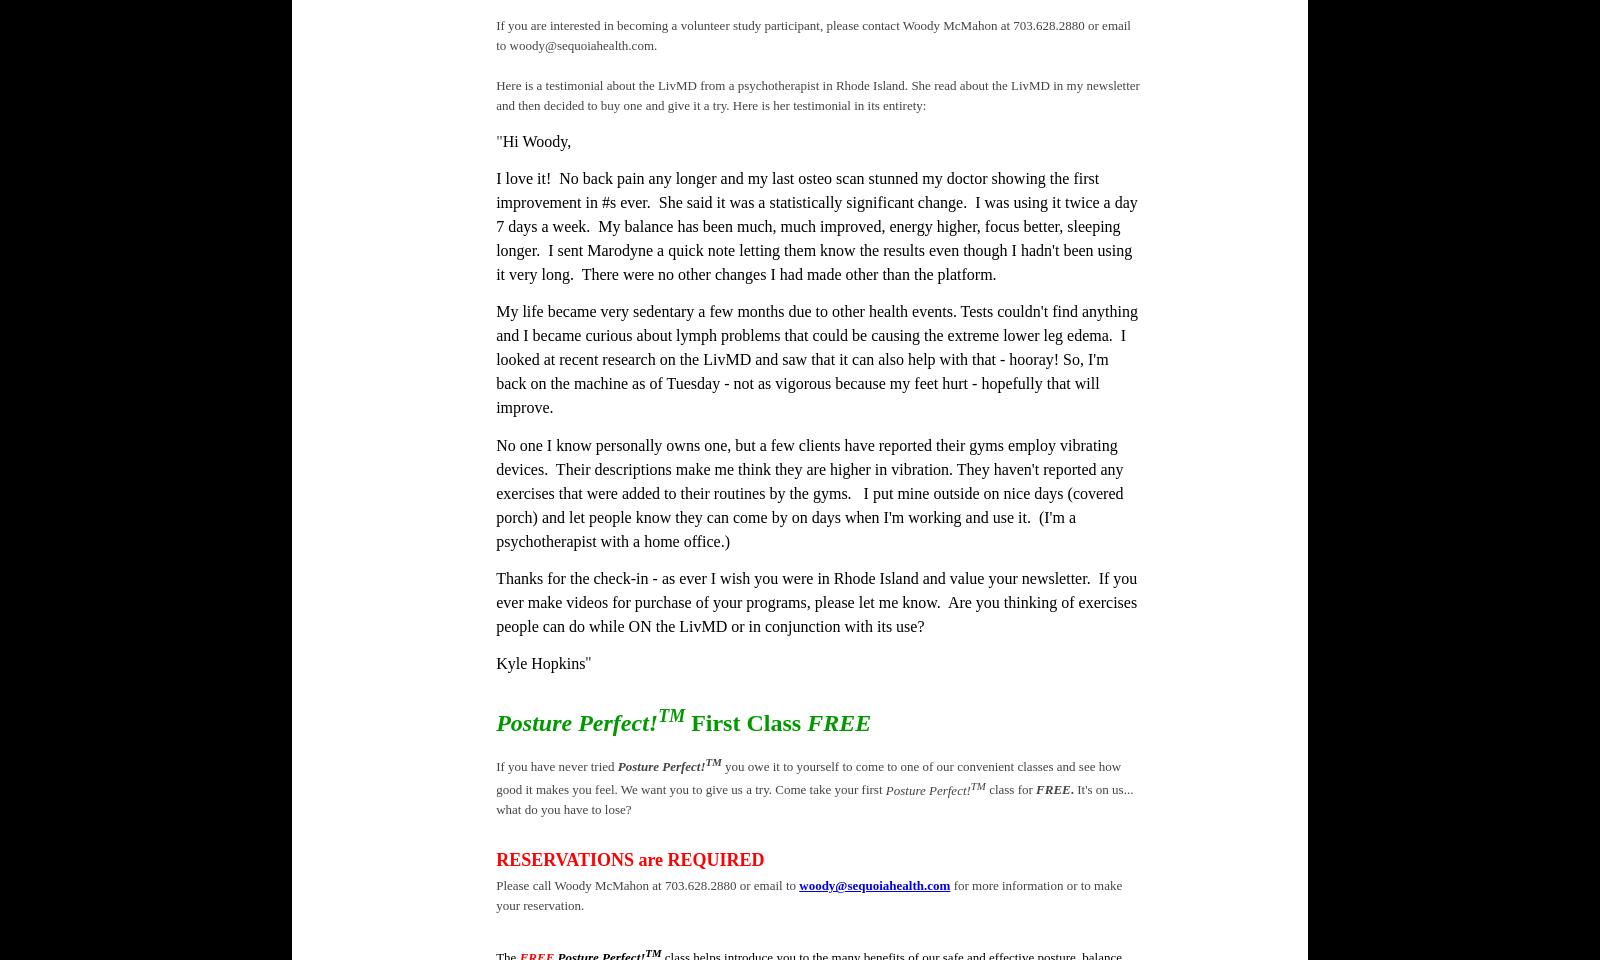  What do you see at coordinates (495, 359) in the screenshot?
I see `'My life became very sedentary a few months due to other health events. Tests couldn't find anything and I became curious about lymph problems that could be causing the extreme lower leg edema.  I looked at recent research on the LivMD and saw that it can also help with that - hooray! So, I'm back on the machine as of Tuesday - not as vigorous because my feet hurt - hopefully that will improve.'` at bounding box center [495, 359].